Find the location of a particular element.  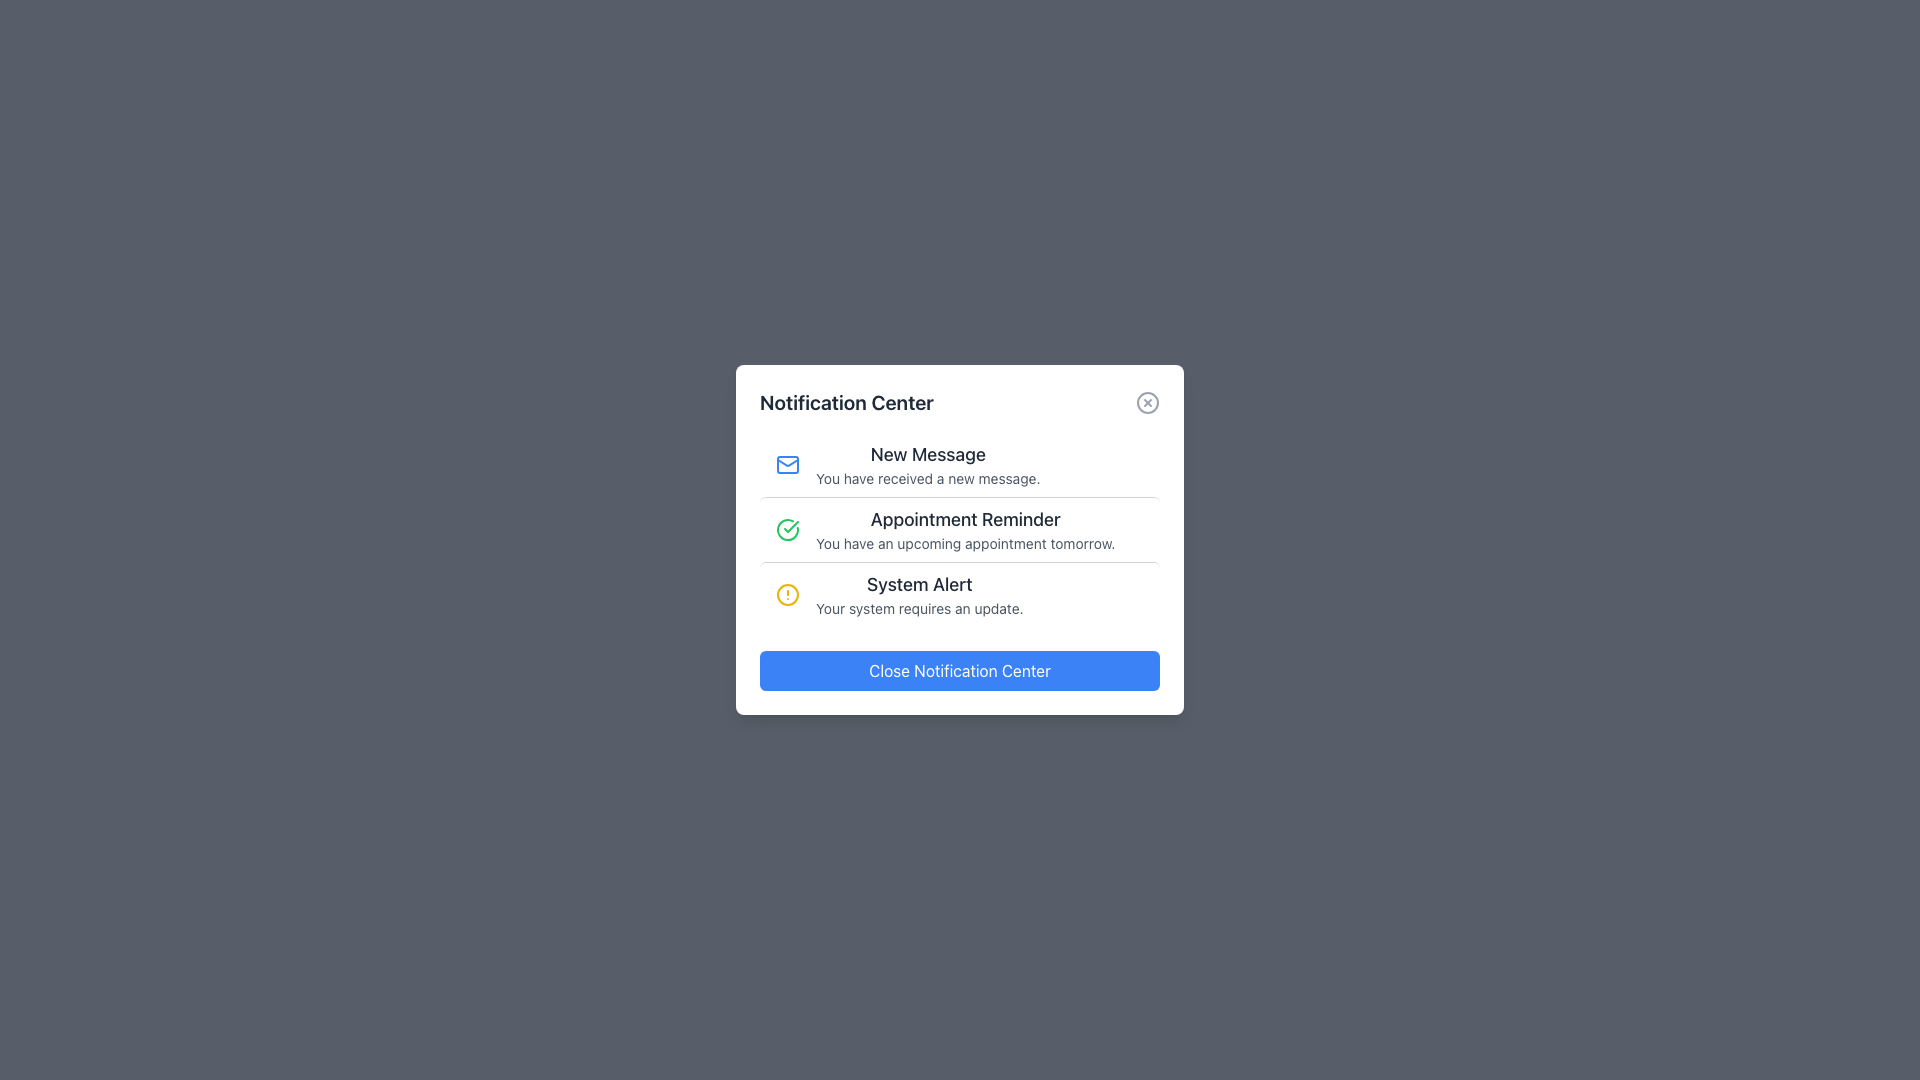

the second notification in the Notification Center that alerts users of an upcoming appointment tomorrow is located at coordinates (960, 527).